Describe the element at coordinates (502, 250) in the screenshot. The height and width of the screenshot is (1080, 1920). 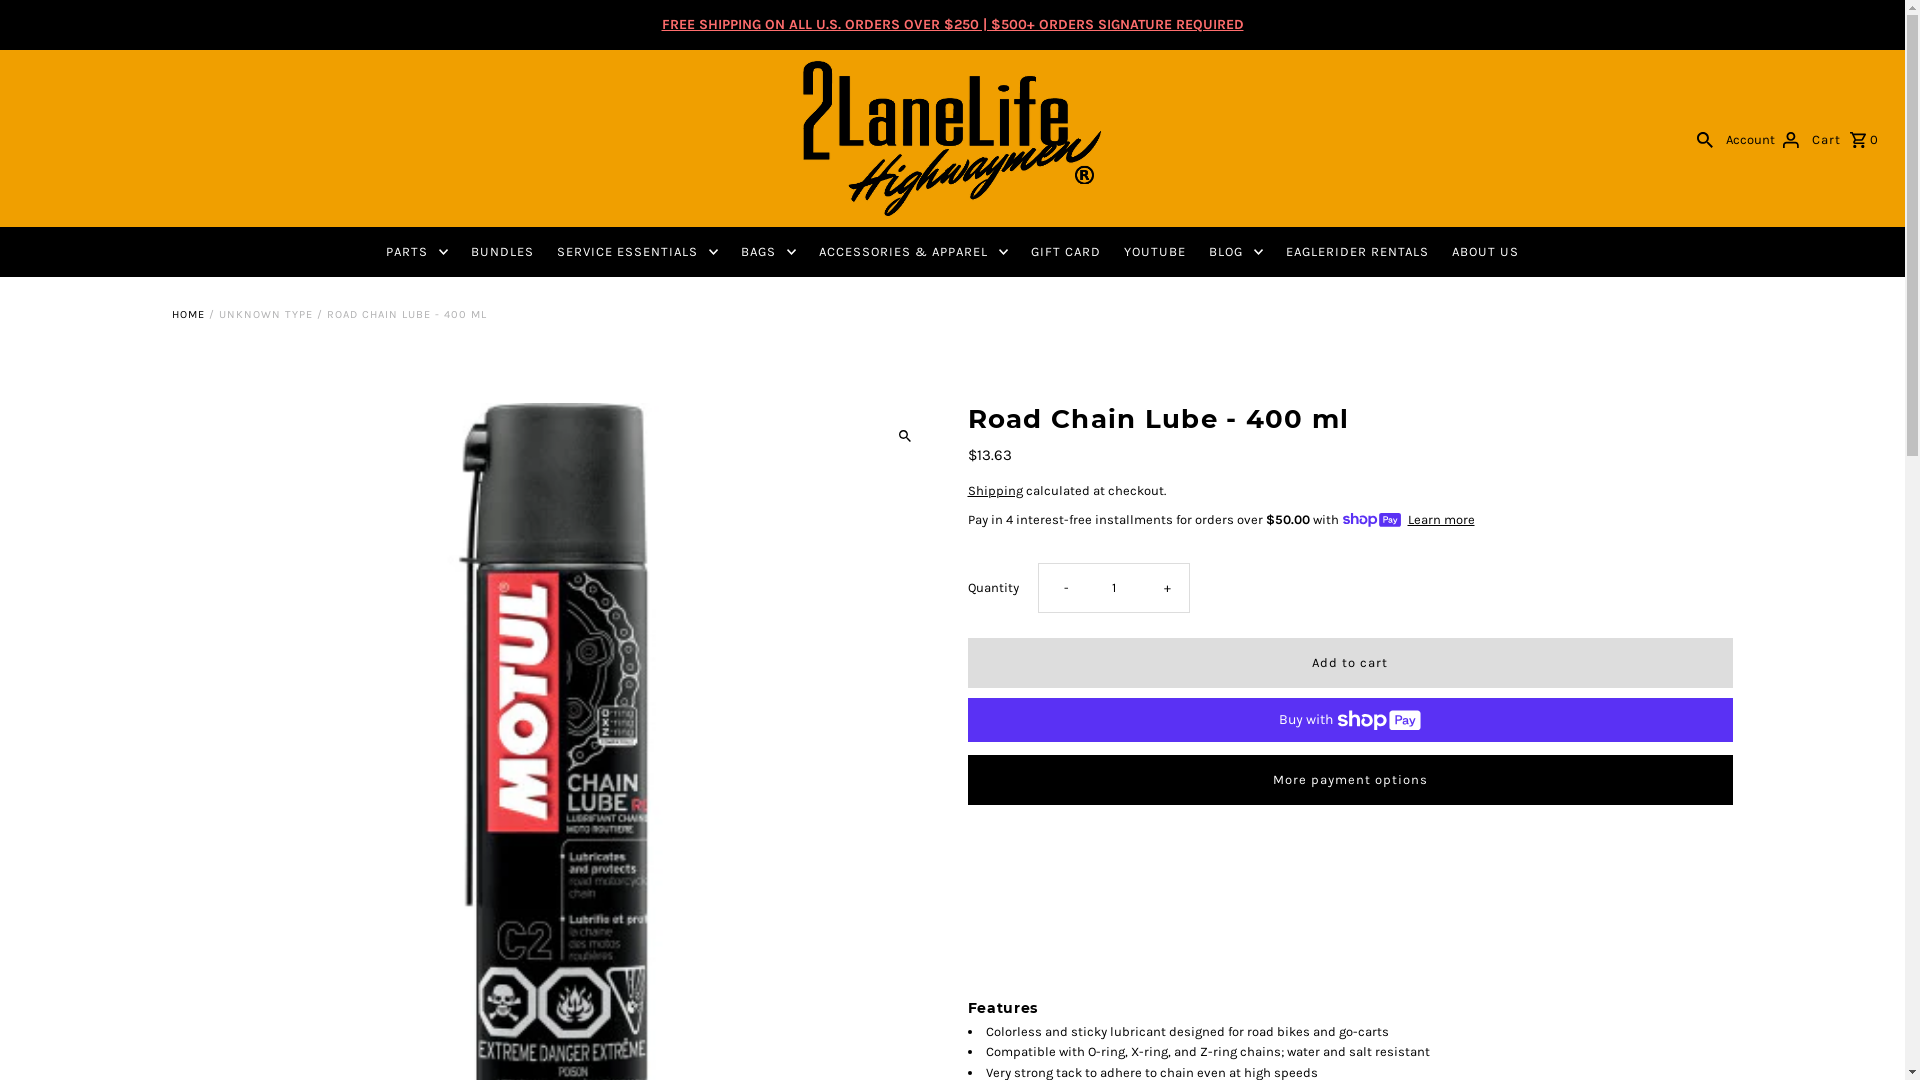
I see `'BUNDLES'` at that location.